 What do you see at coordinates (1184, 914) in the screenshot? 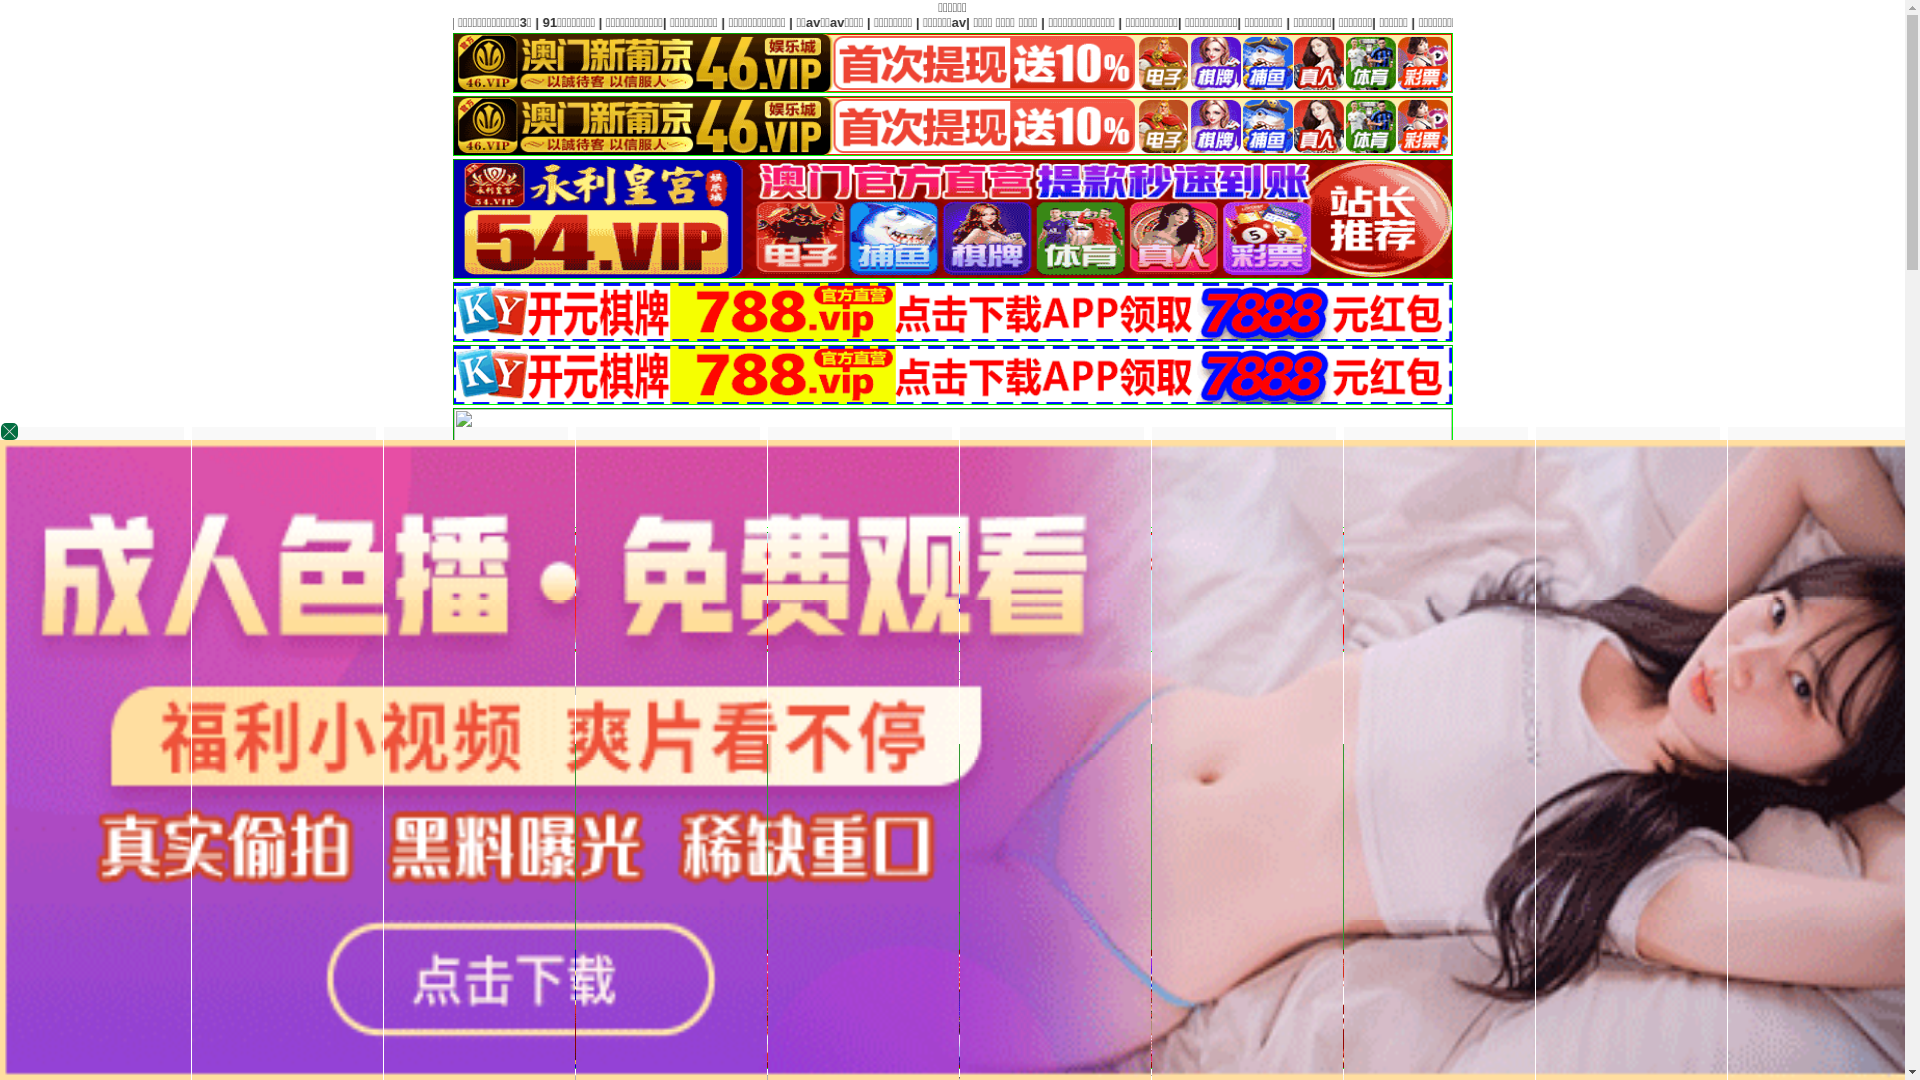
I see `'|'` at bounding box center [1184, 914].